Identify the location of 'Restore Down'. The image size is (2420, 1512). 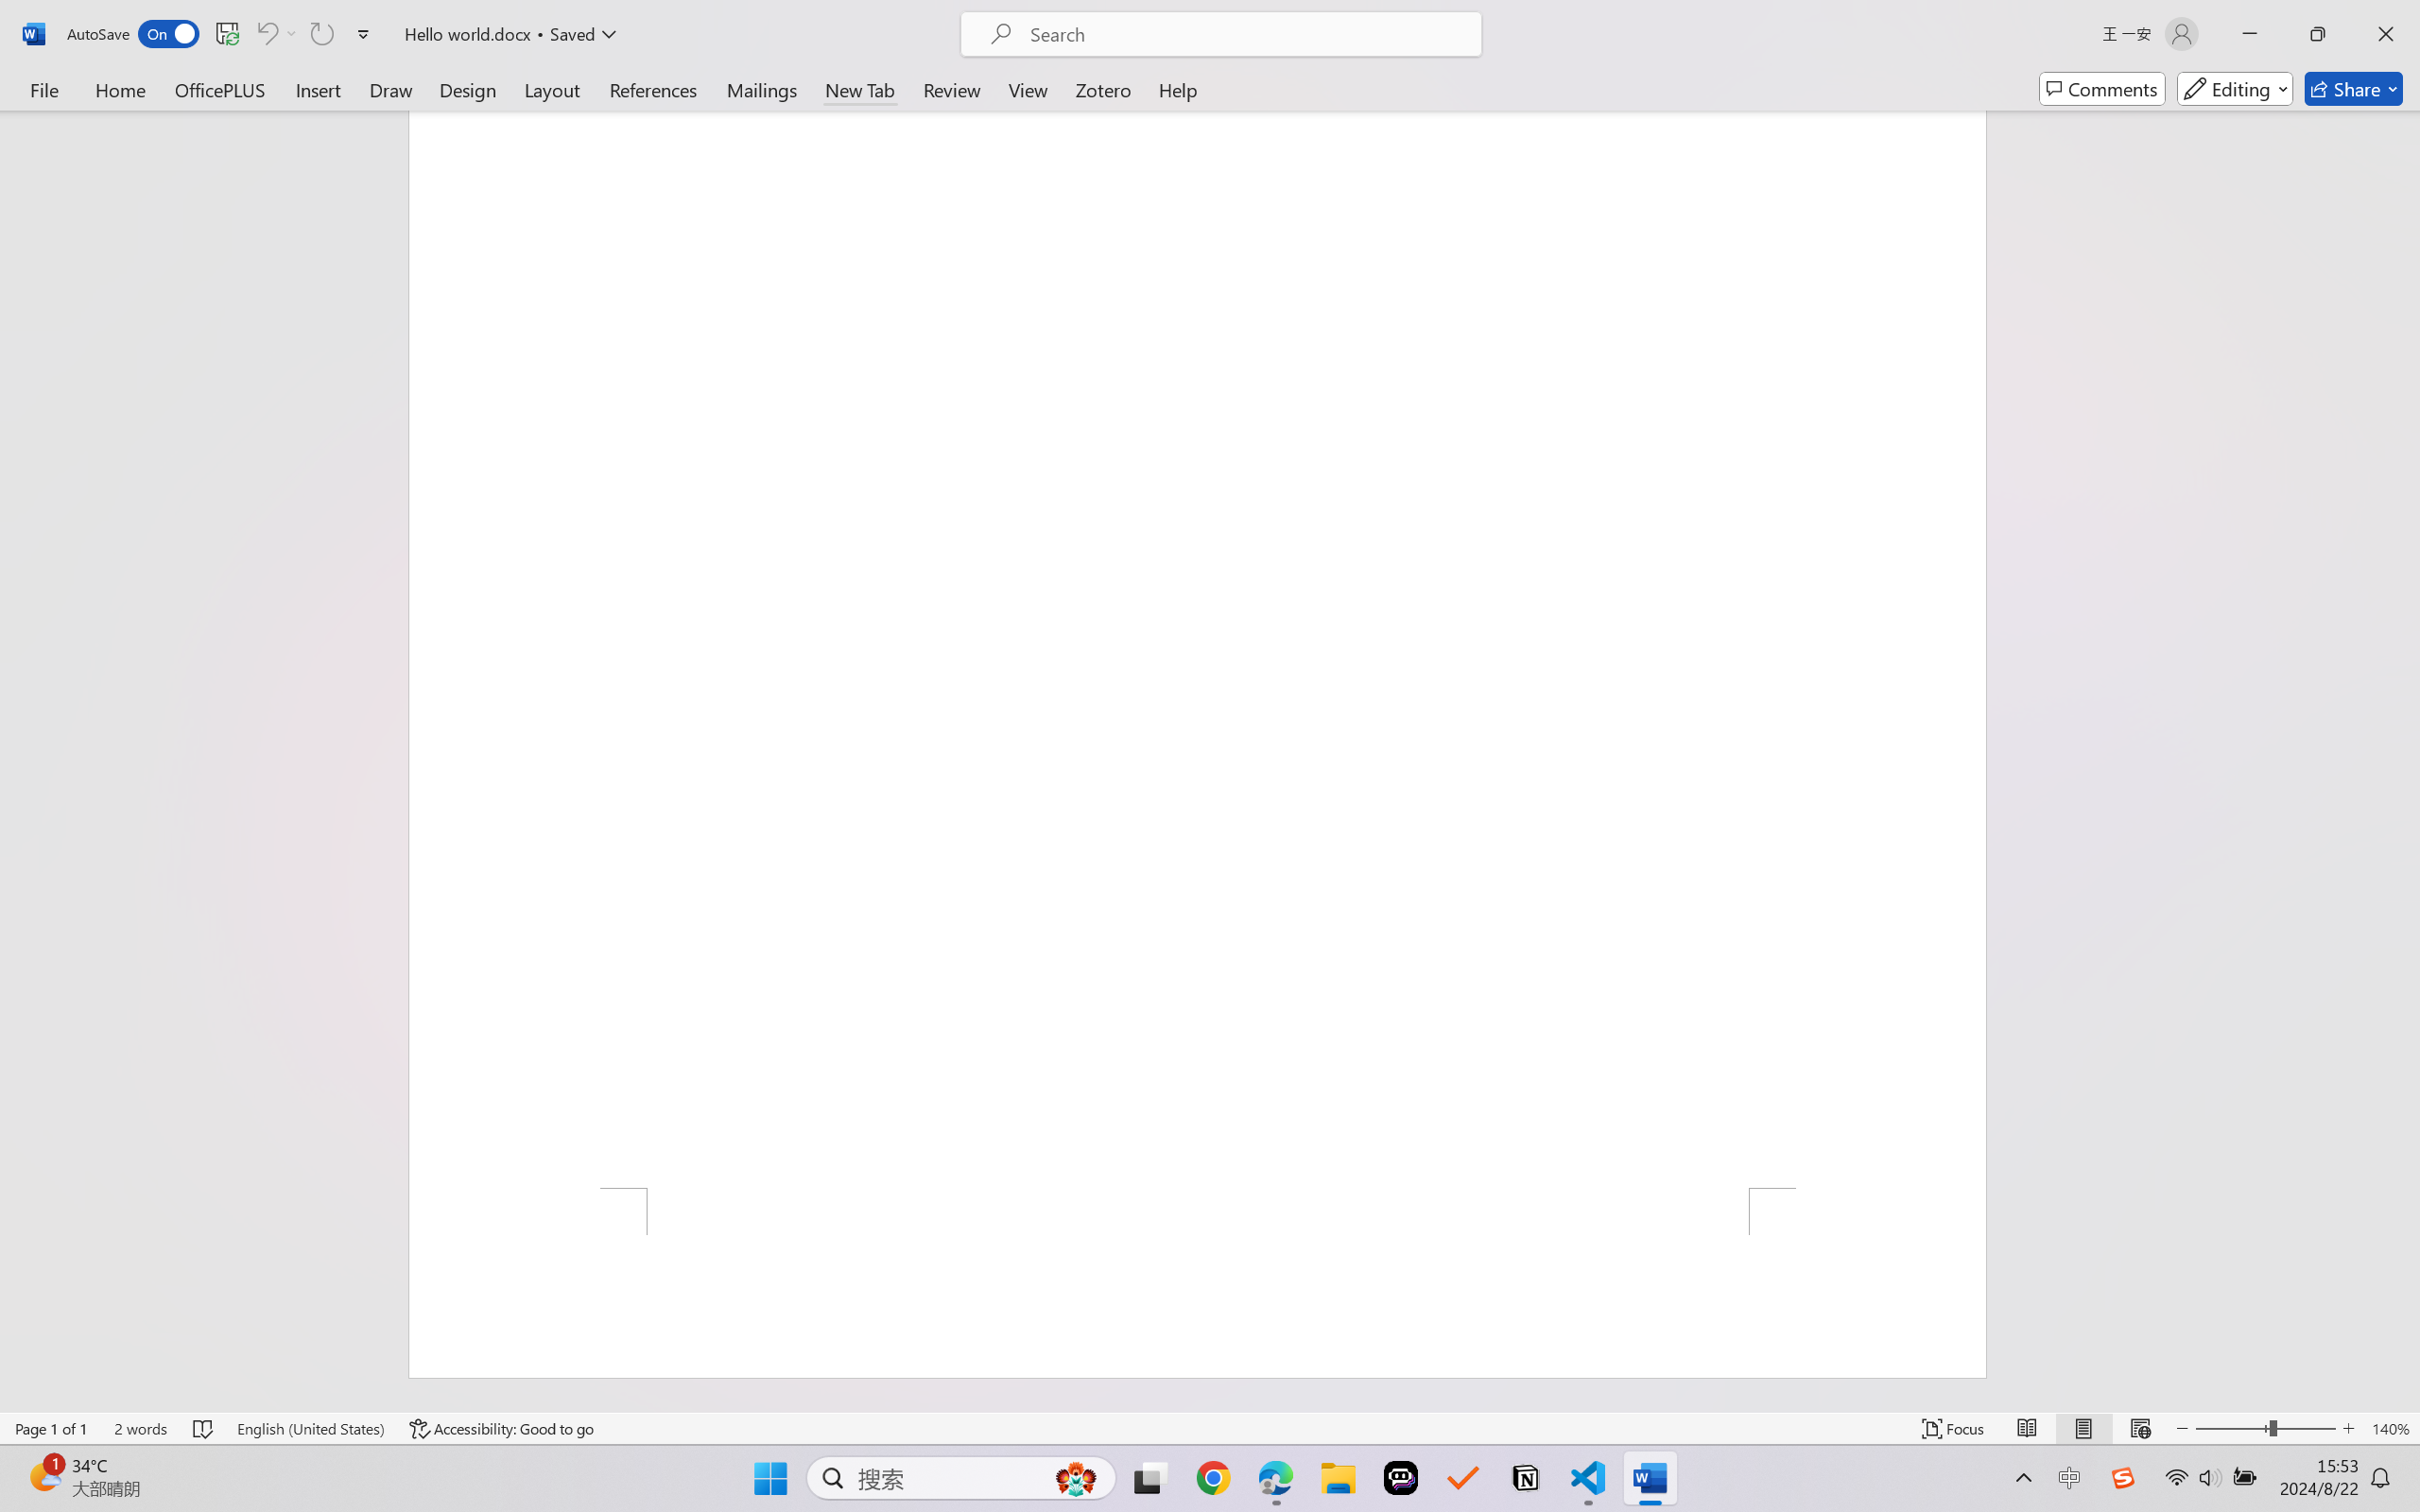
(2318, 33).